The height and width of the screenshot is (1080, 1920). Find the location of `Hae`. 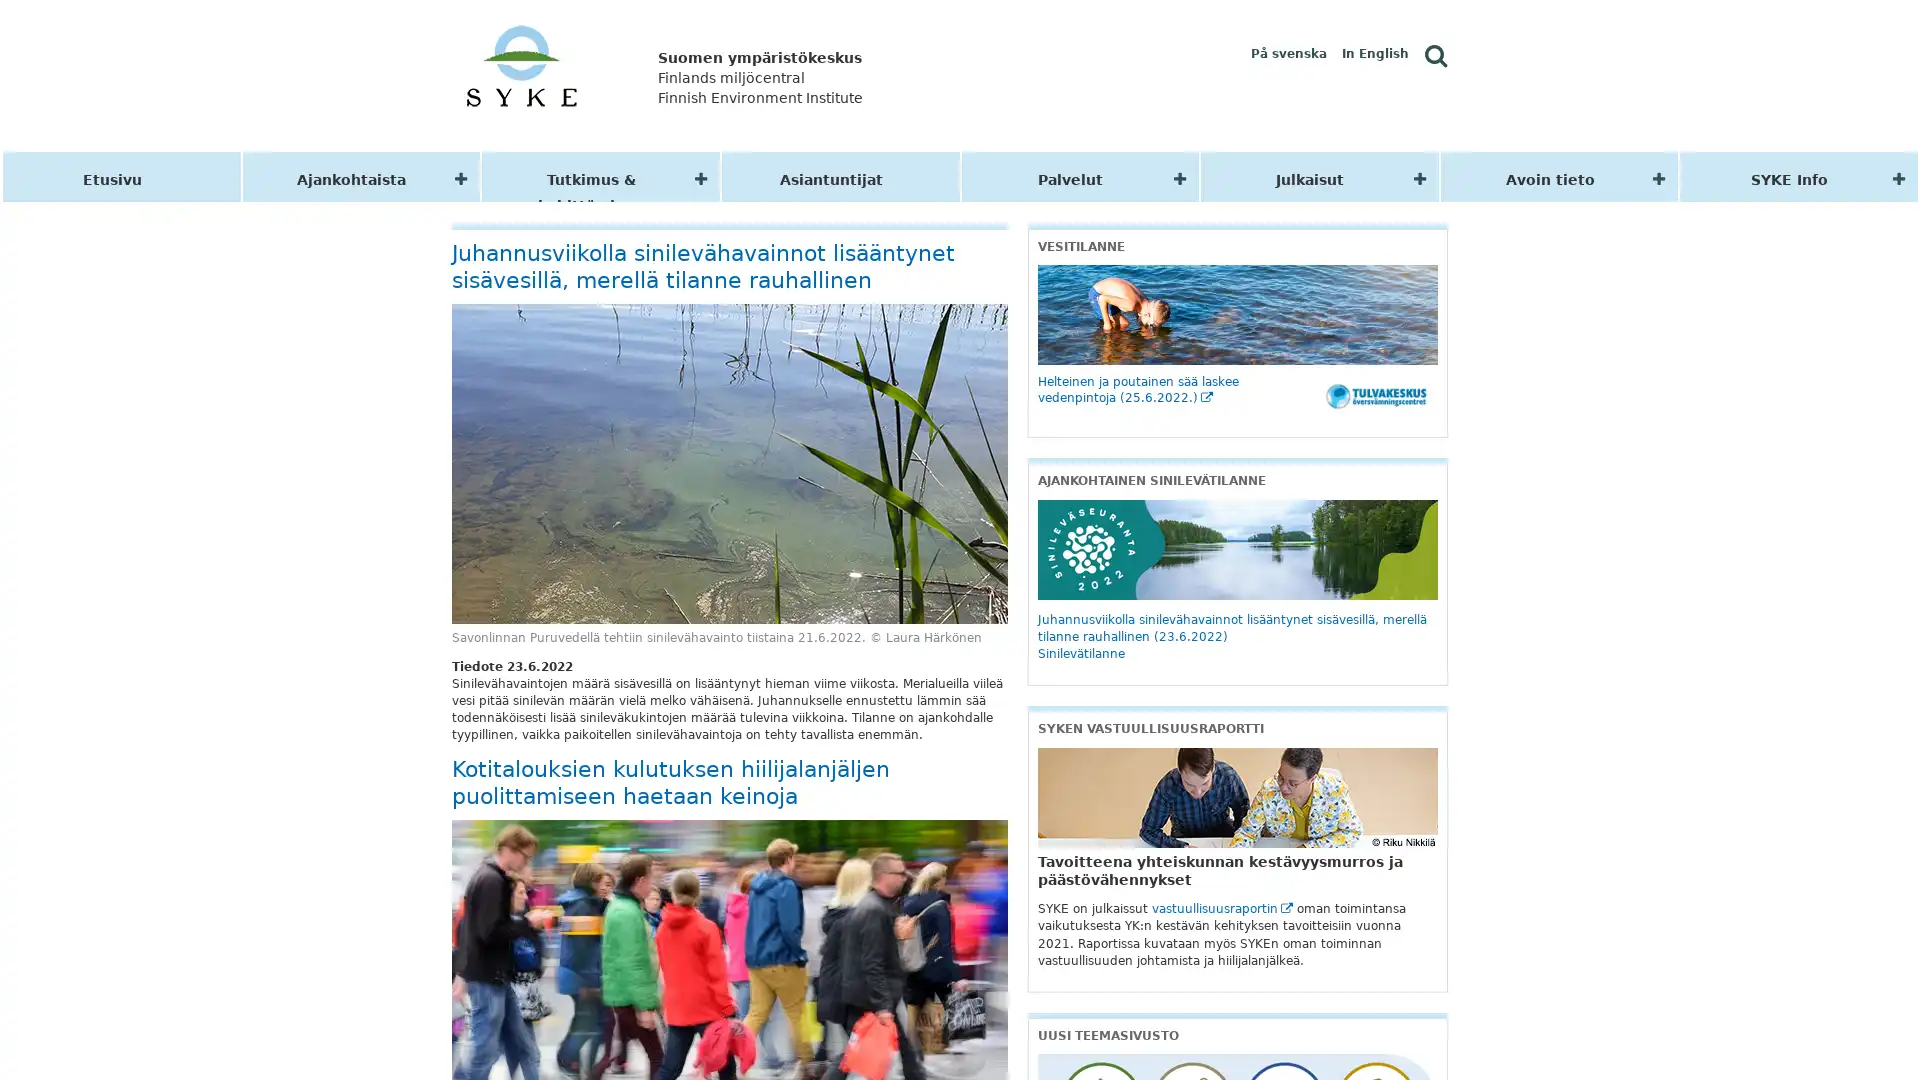

Hae is located at coordinates (1434, 55).